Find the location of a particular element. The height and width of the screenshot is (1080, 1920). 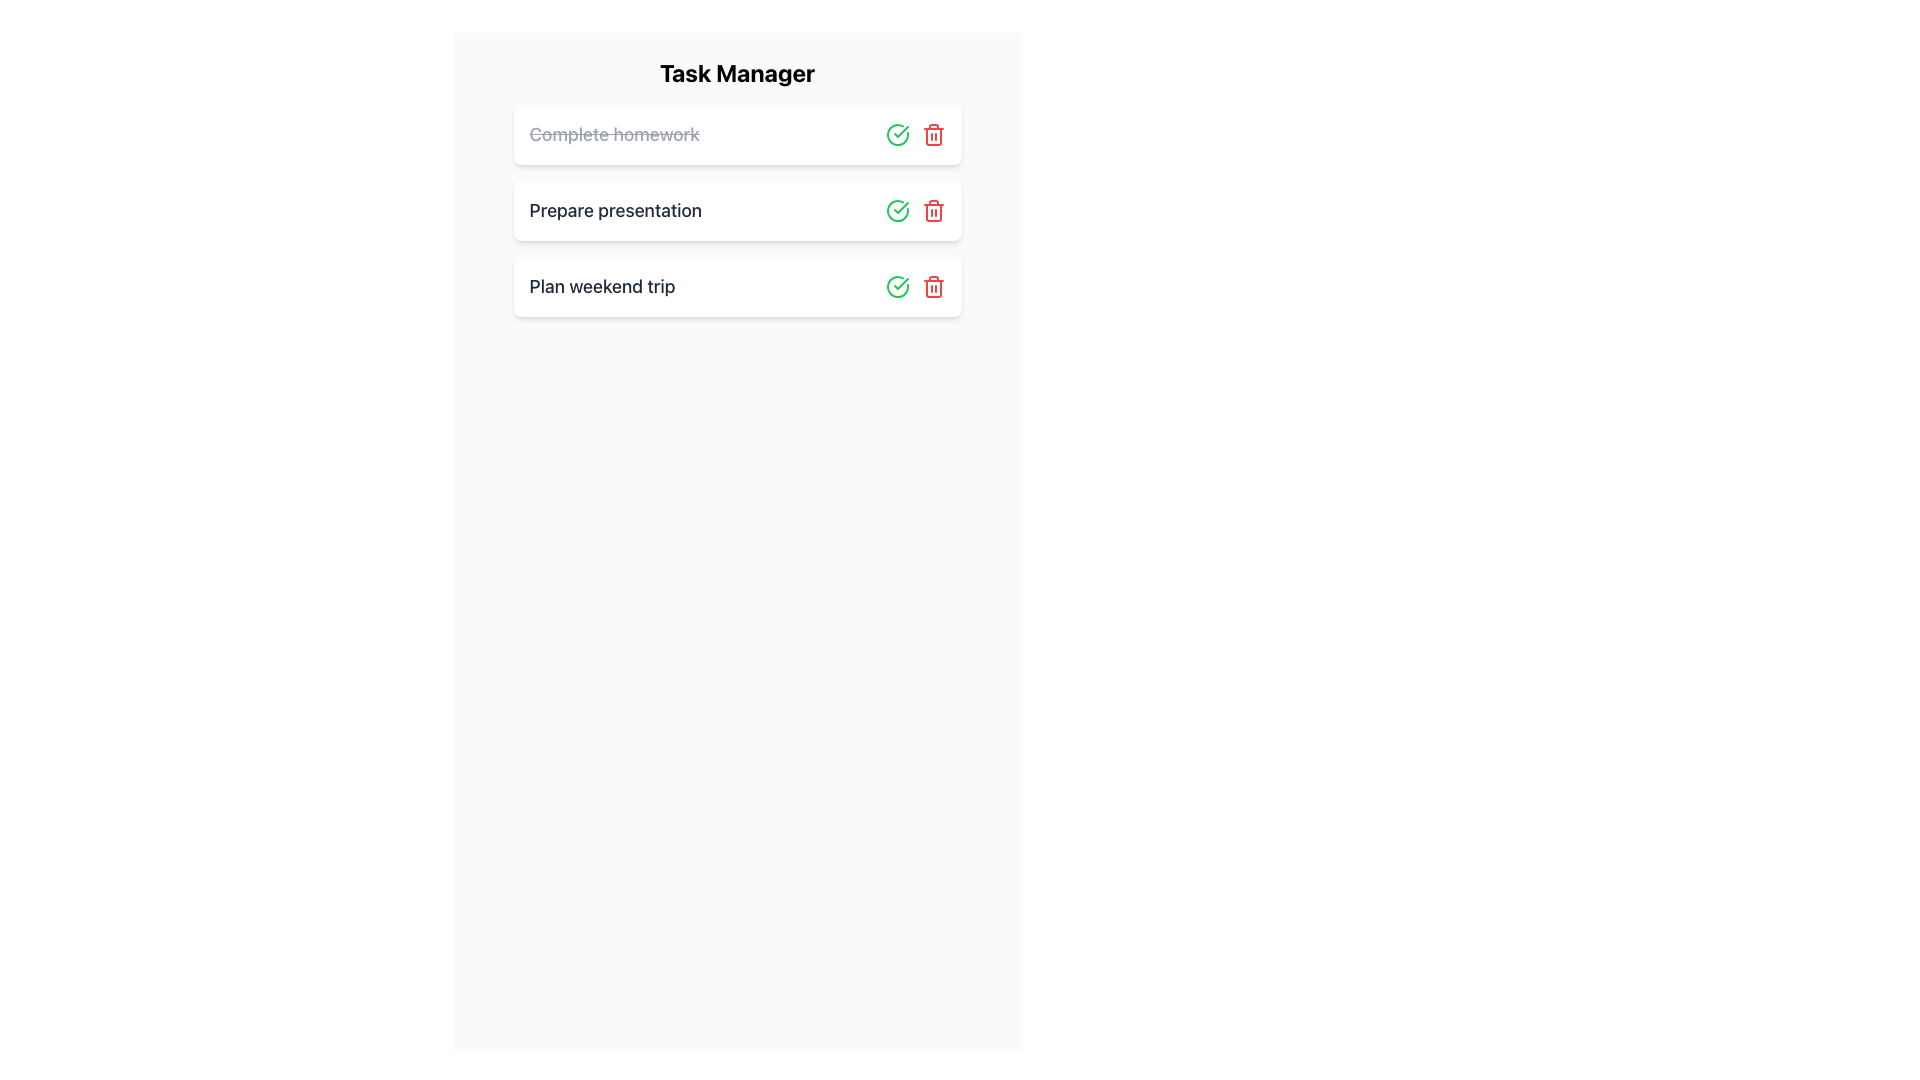

the icon button for task deletion associated with 'Complete homework' in the task management interface to confirm the removal of the task is located at coordinates (932, 135).